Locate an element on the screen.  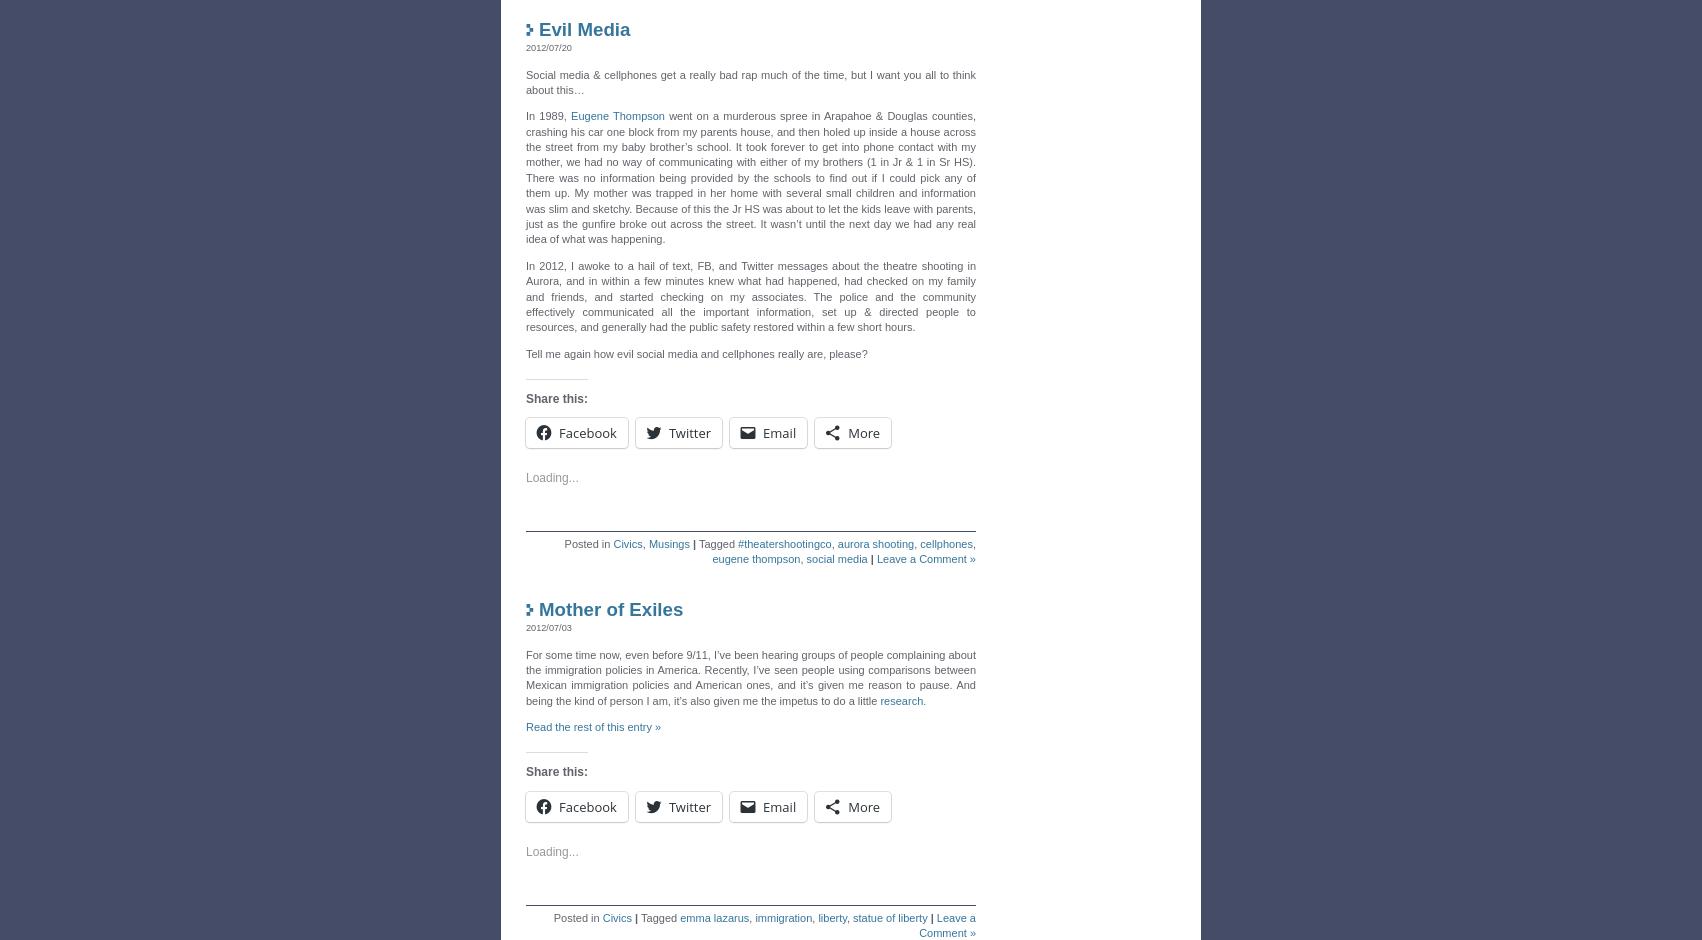
'Musings' is located at coordinates (668, 537).